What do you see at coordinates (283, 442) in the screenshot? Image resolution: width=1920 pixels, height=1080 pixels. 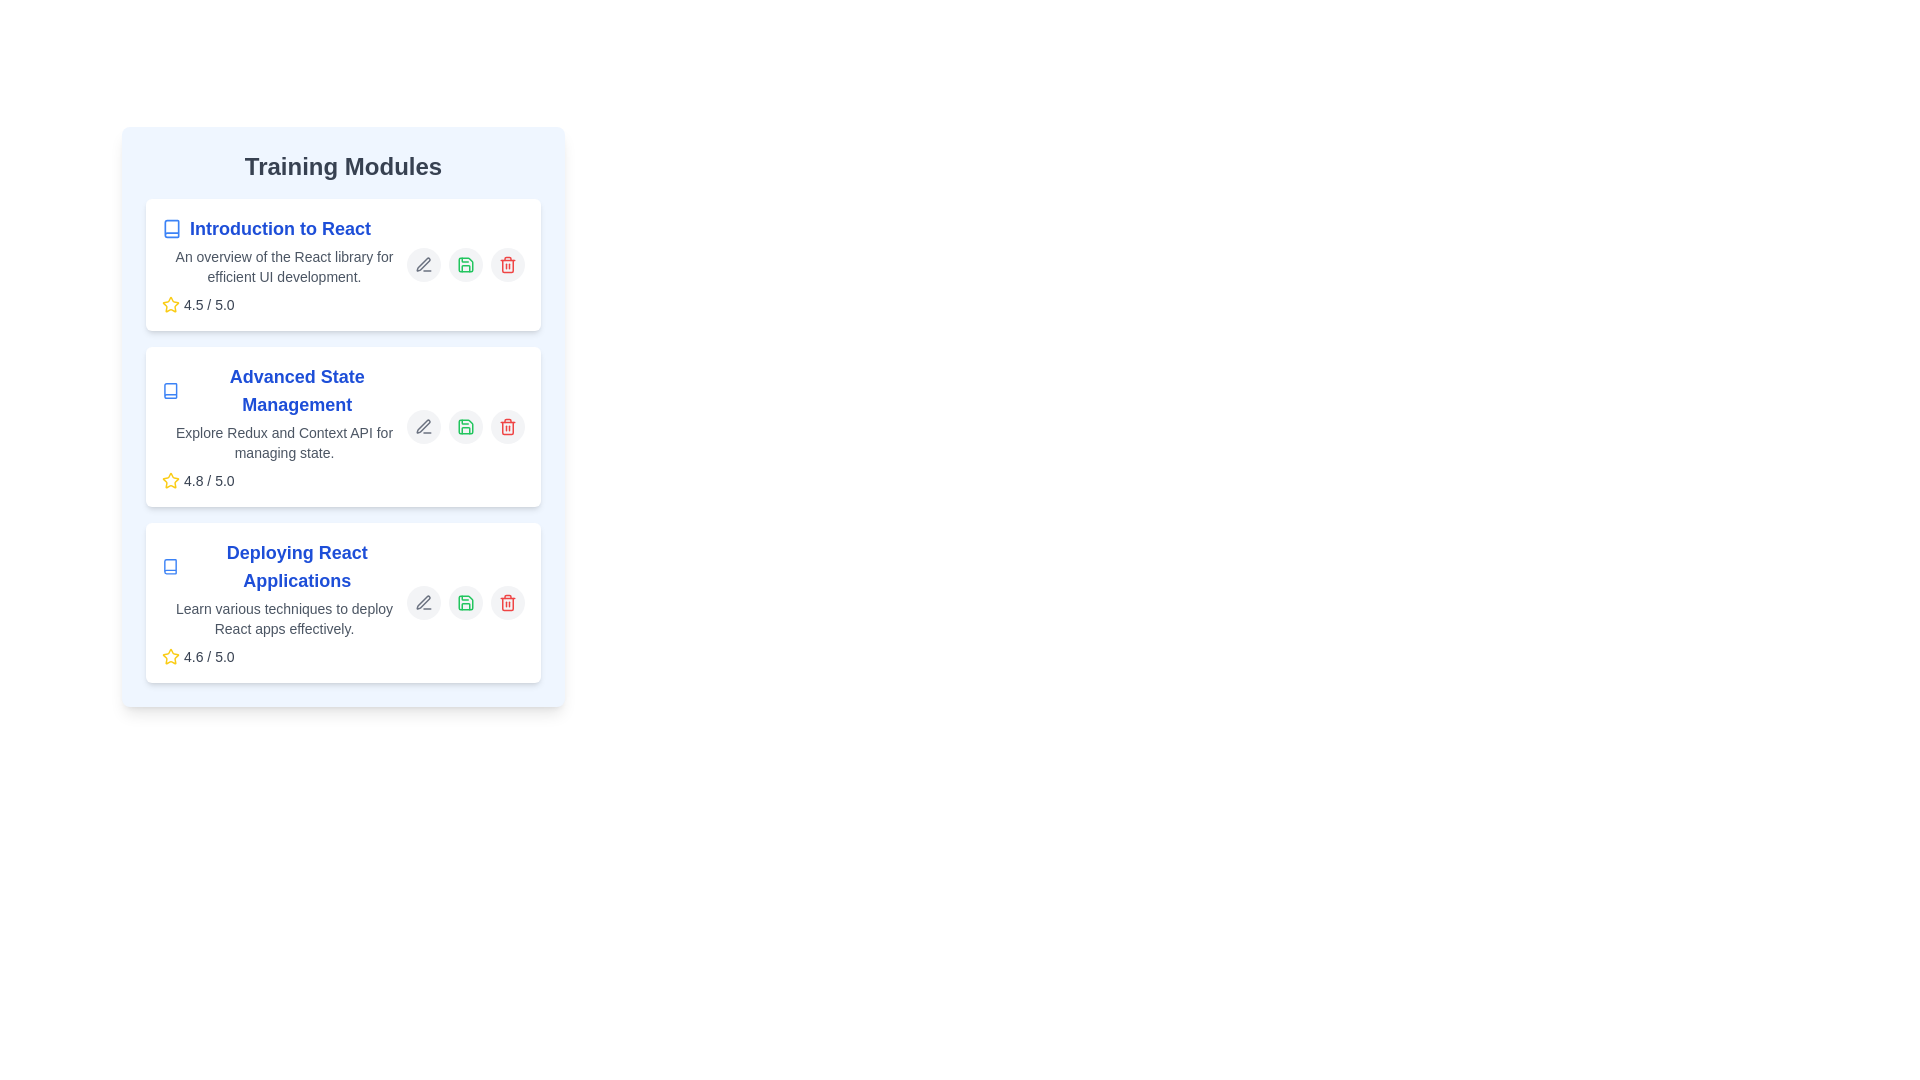 I see `descriptive text about the module 'Advanced State Management', which is positioned beneath the header and aligned within the second card component` at bounding box center [283, 442].